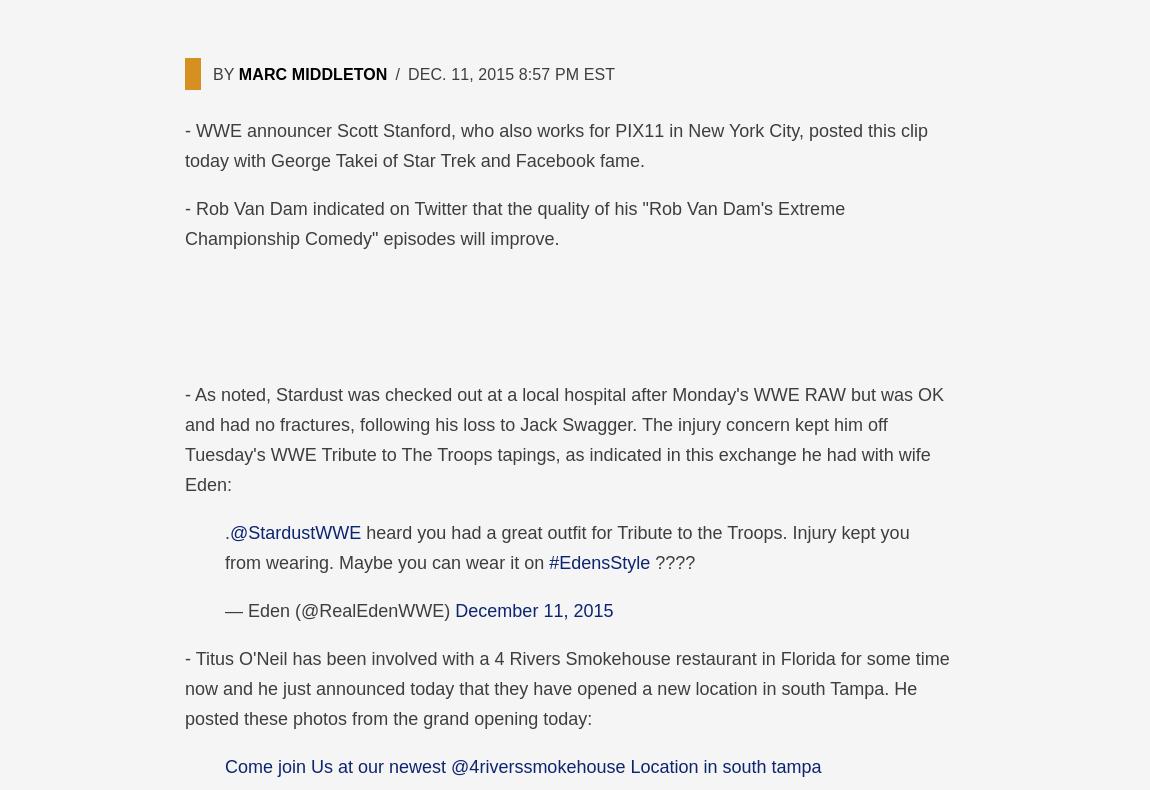 This screenshot has height=790, width=1150. What do you see at coordinates (397, 73) in the screenshot?
I see `'/'` at bounding box center [397, 73].